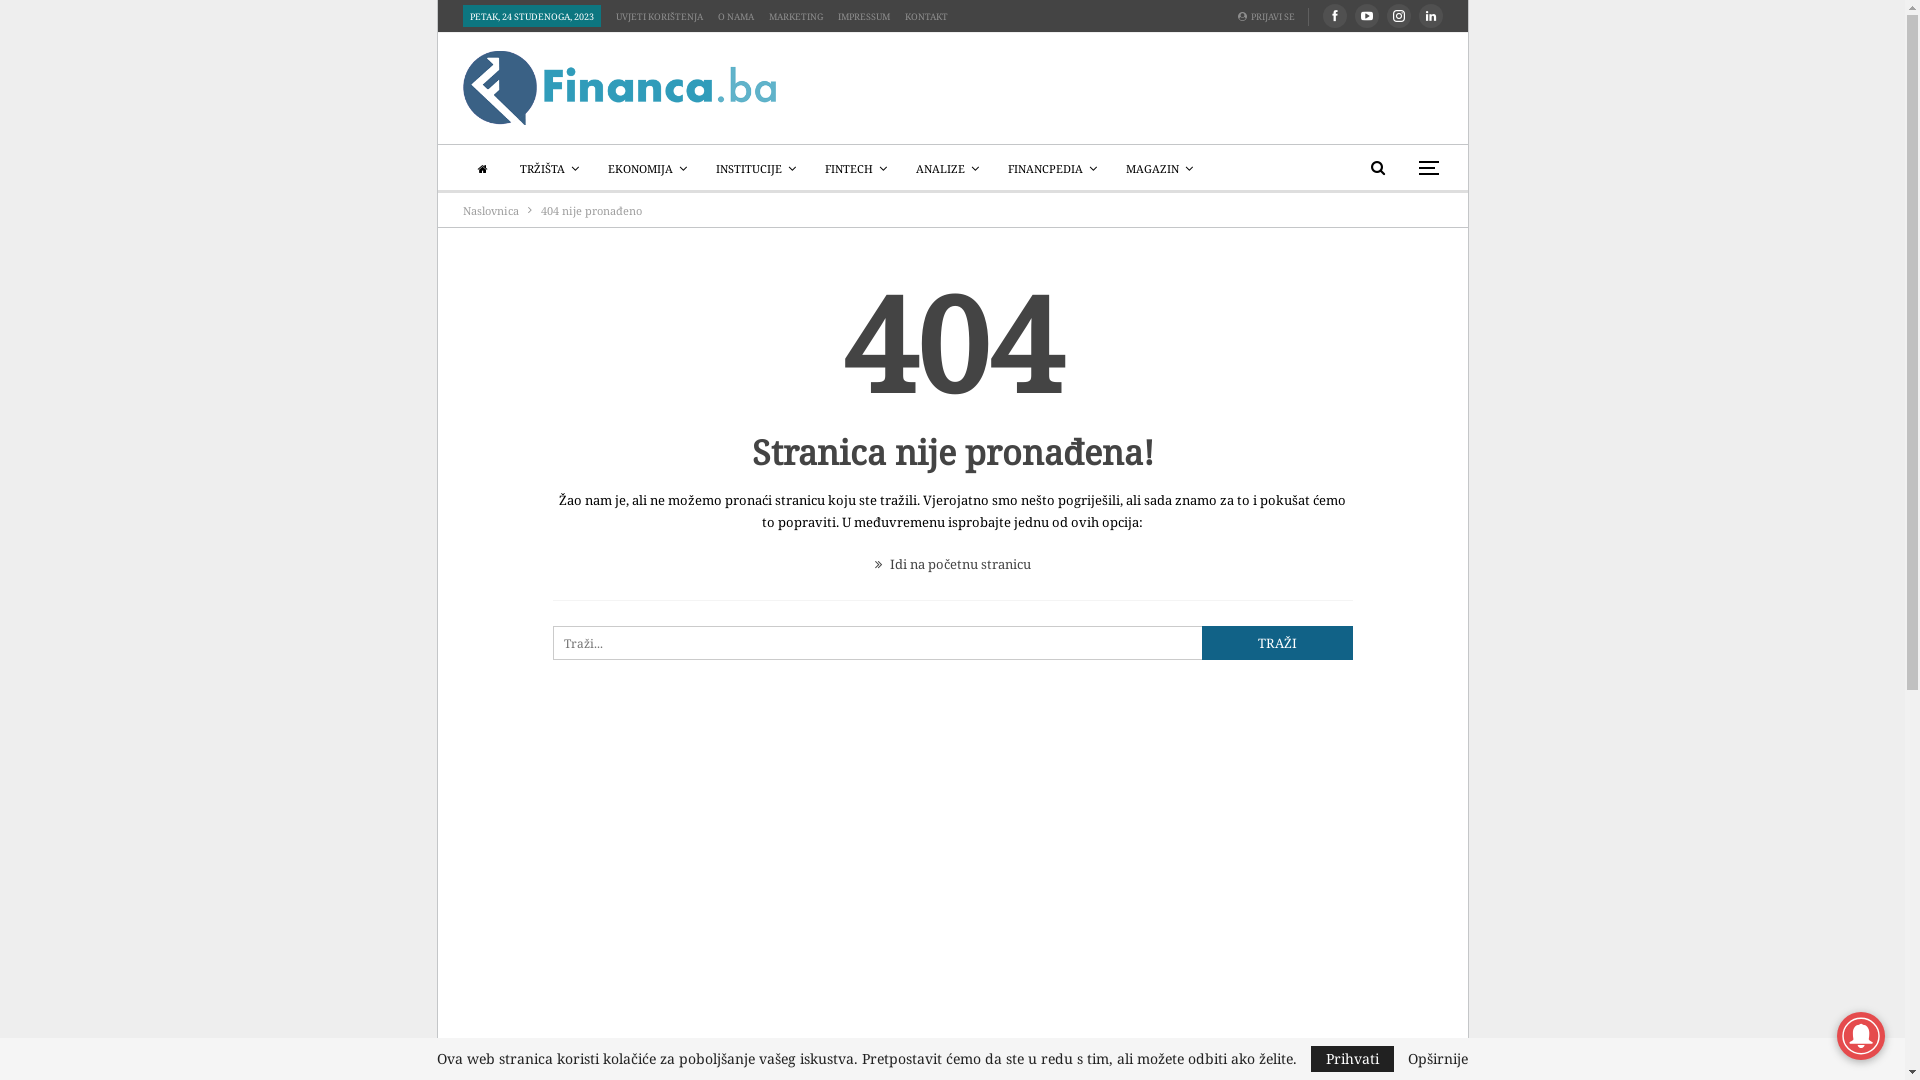  What do you see at coordinates (1271, 16) in the screenshot?
I see `'PRIJAVI SE'` at bounding box center [1271, 16].